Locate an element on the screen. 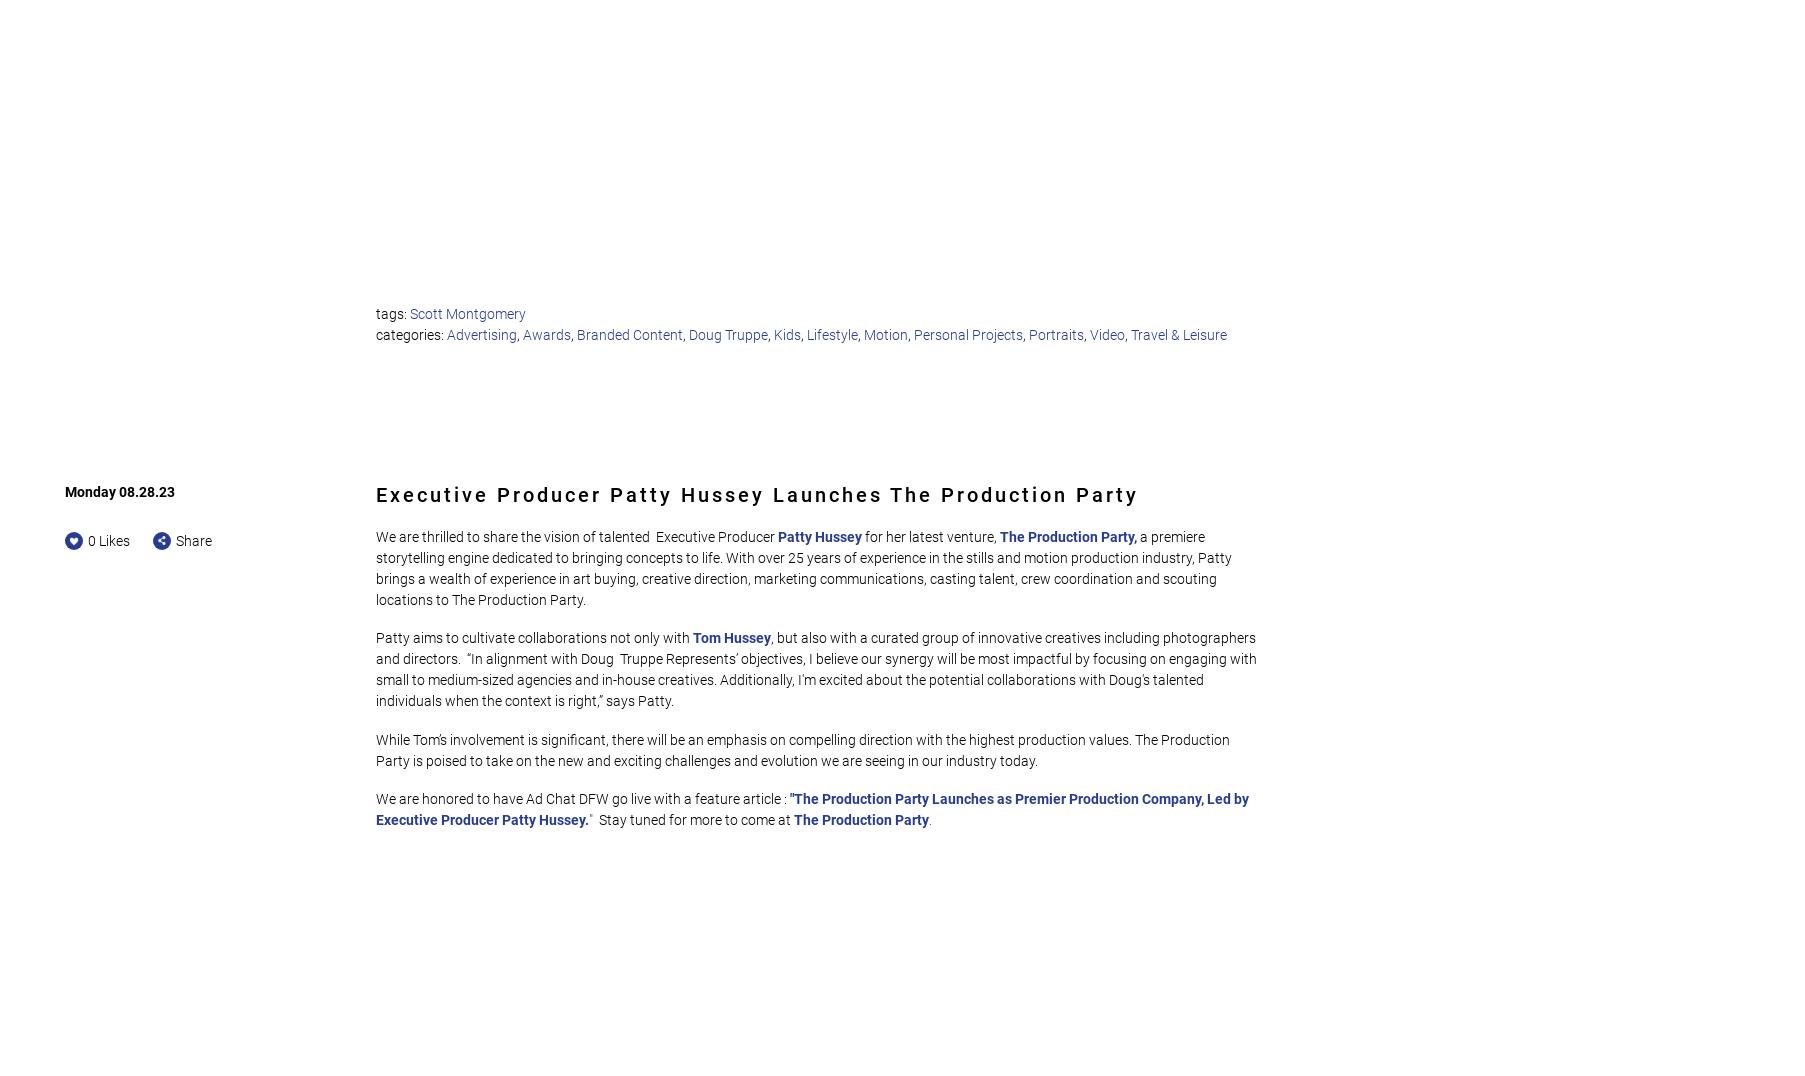  'Personal Projects' is located at coordinates (968, 333).